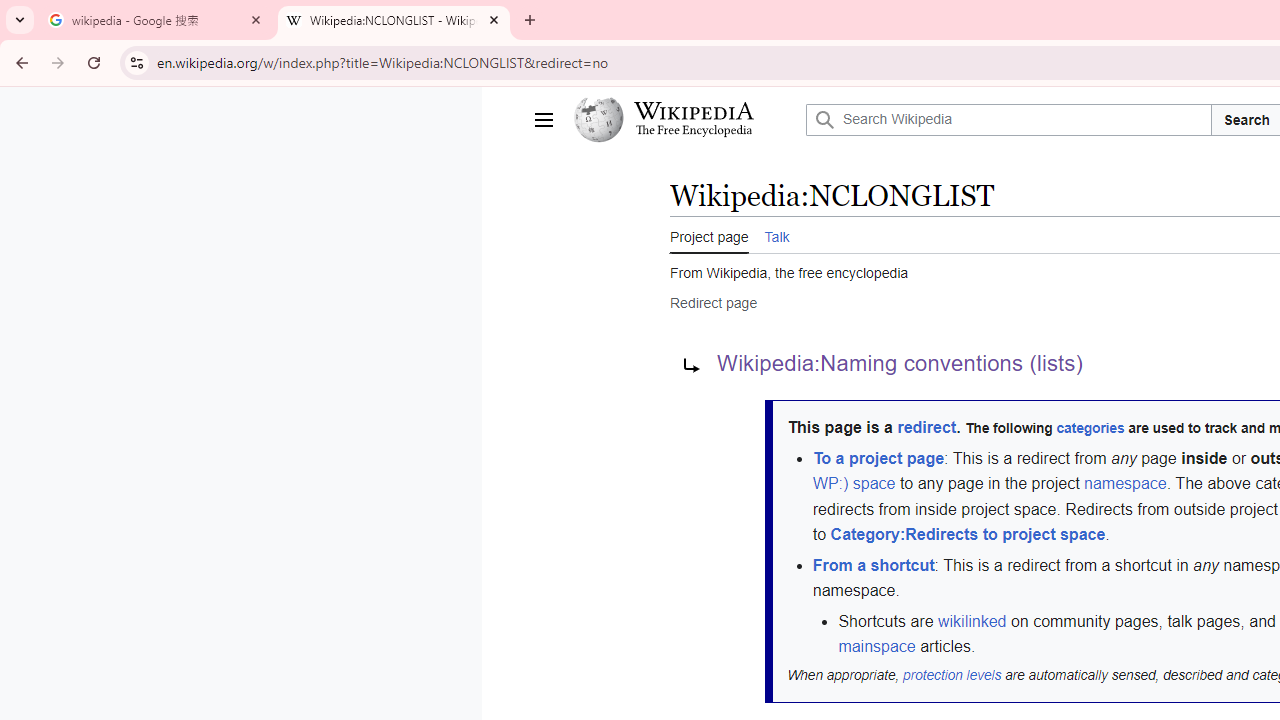 This screenshot has height=720, width=1280. Describe the element at coordinates (544, 119) in the screenshot. I see `'Main menu'` at that location.